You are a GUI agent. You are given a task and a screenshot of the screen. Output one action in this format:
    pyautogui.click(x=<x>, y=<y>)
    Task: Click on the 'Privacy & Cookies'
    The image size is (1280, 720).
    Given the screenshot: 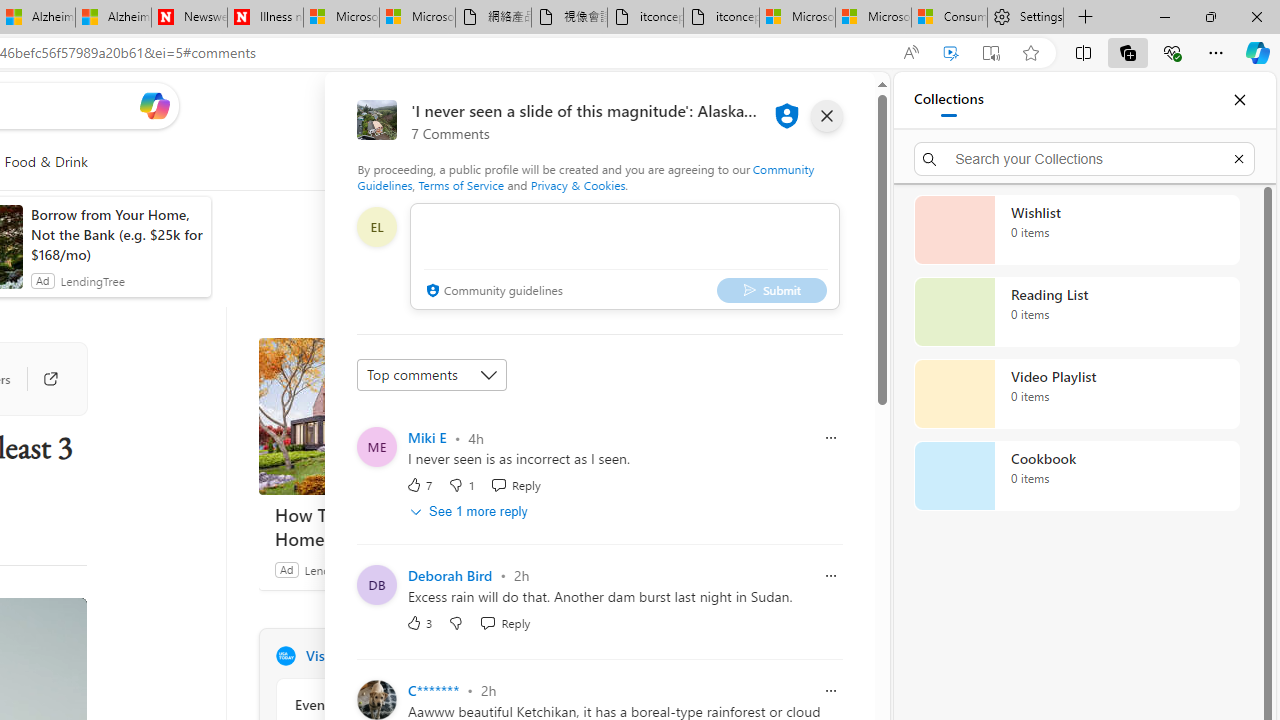 What is the action you would take?
    pyautogui.click(x=576, y=185)
    